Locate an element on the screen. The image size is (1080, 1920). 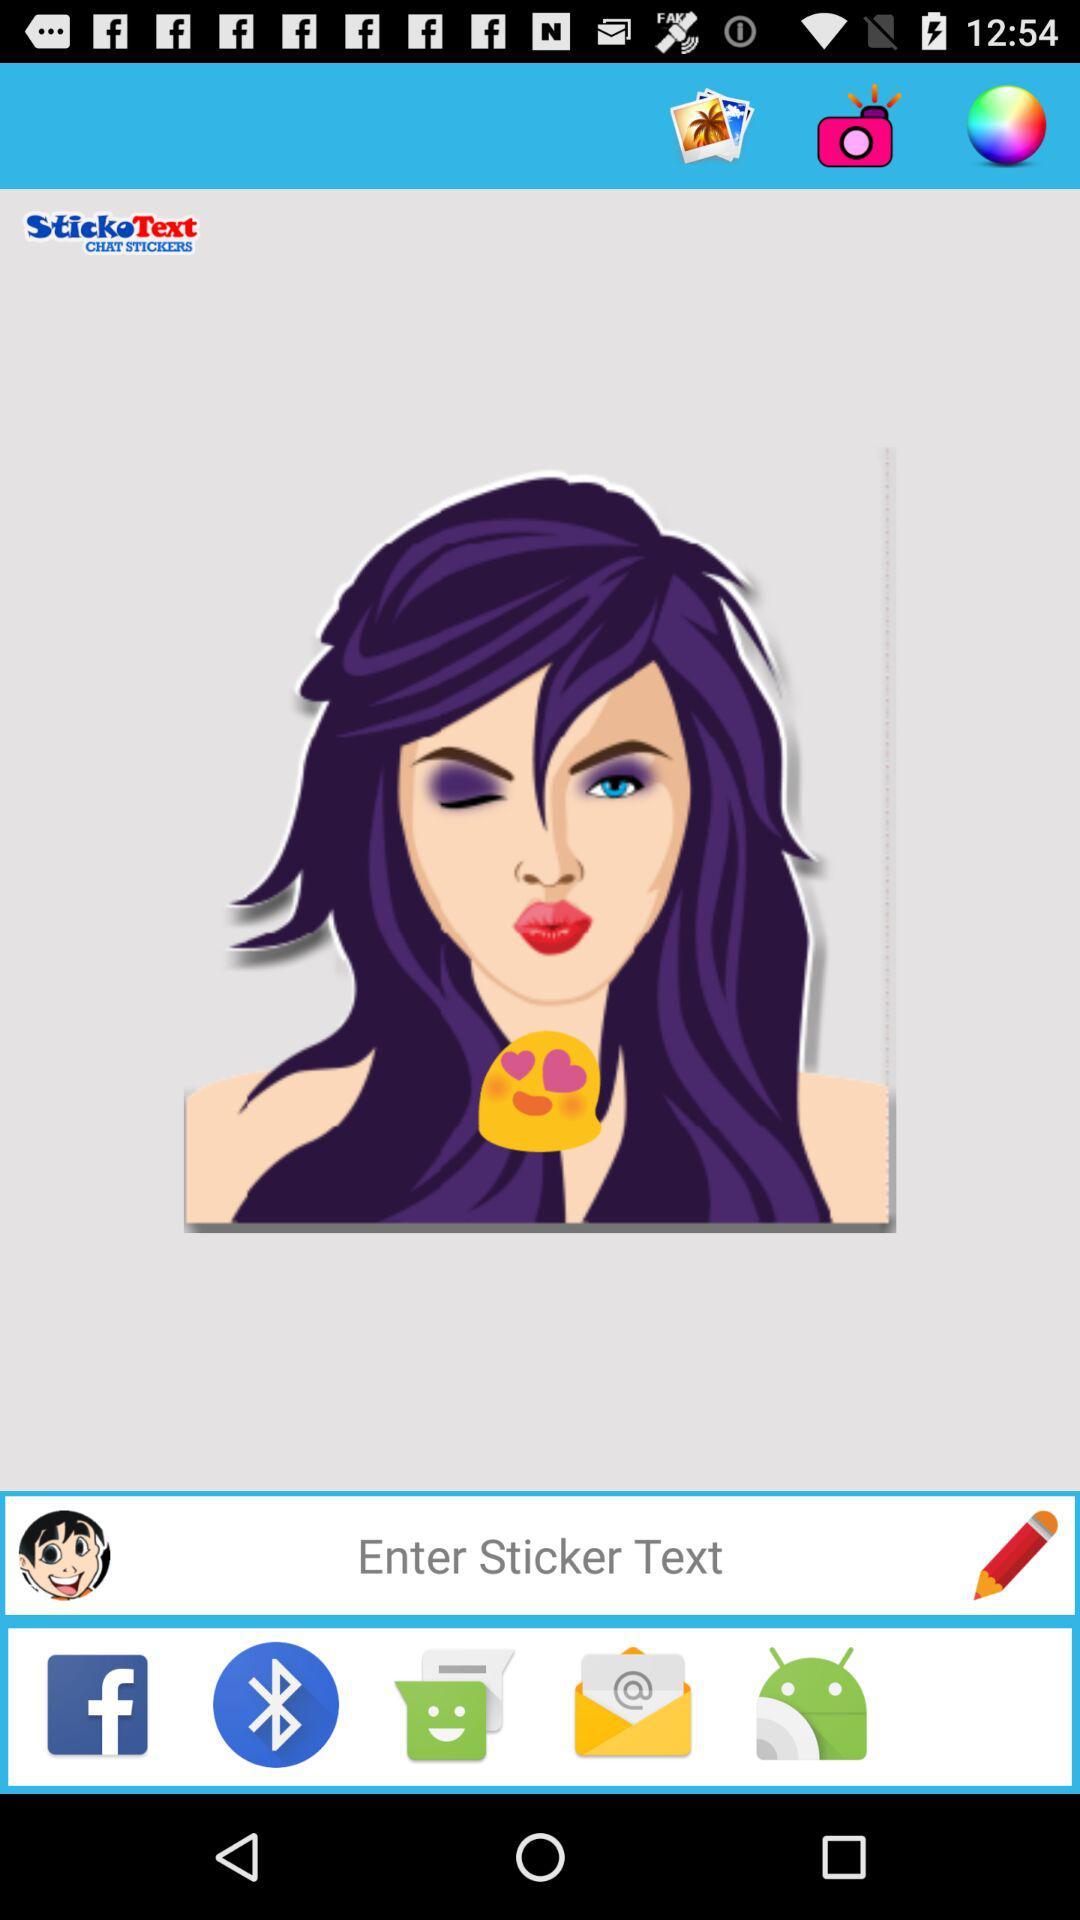
insert sticker is located at coordinates (63, 1554).